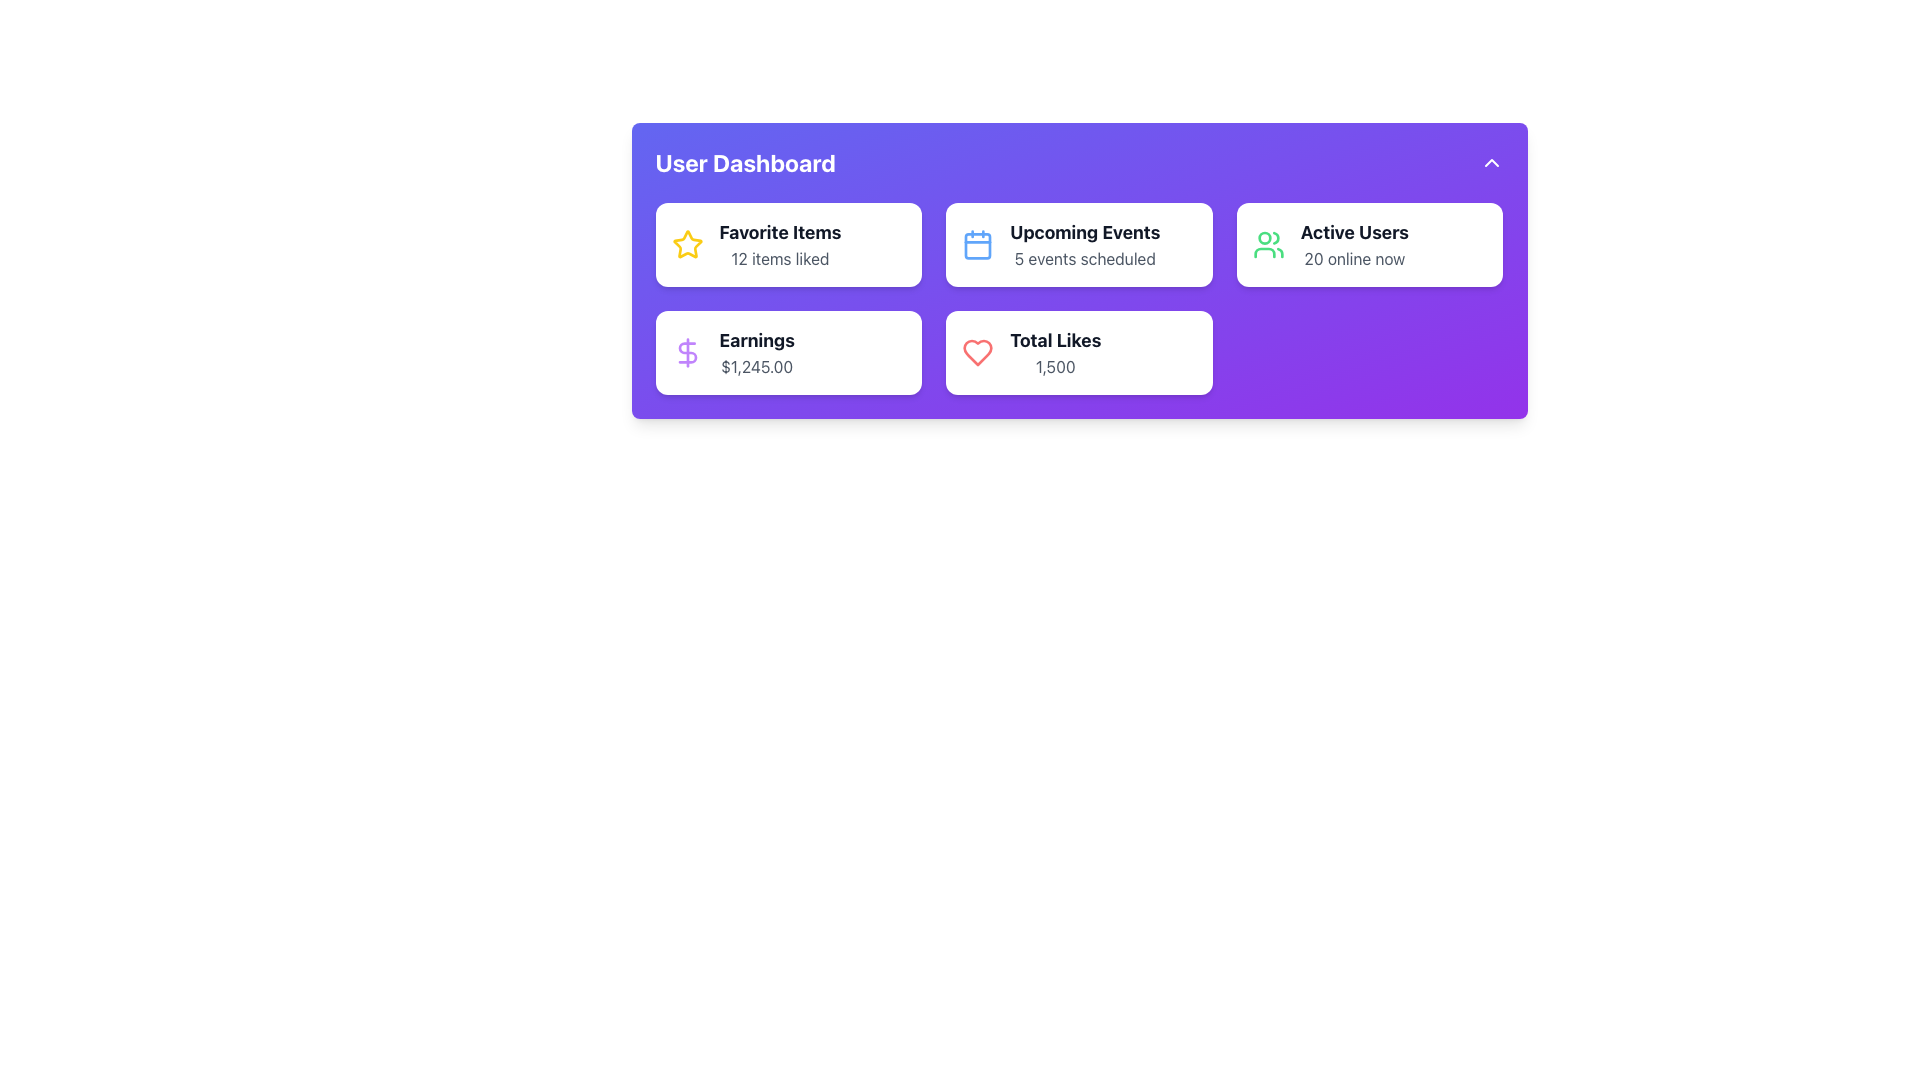  Describe the element at coordinates (687, 244) in the screenshot. I see `the star icon located in the top-left card of the grid layout to interact with it` at that location.